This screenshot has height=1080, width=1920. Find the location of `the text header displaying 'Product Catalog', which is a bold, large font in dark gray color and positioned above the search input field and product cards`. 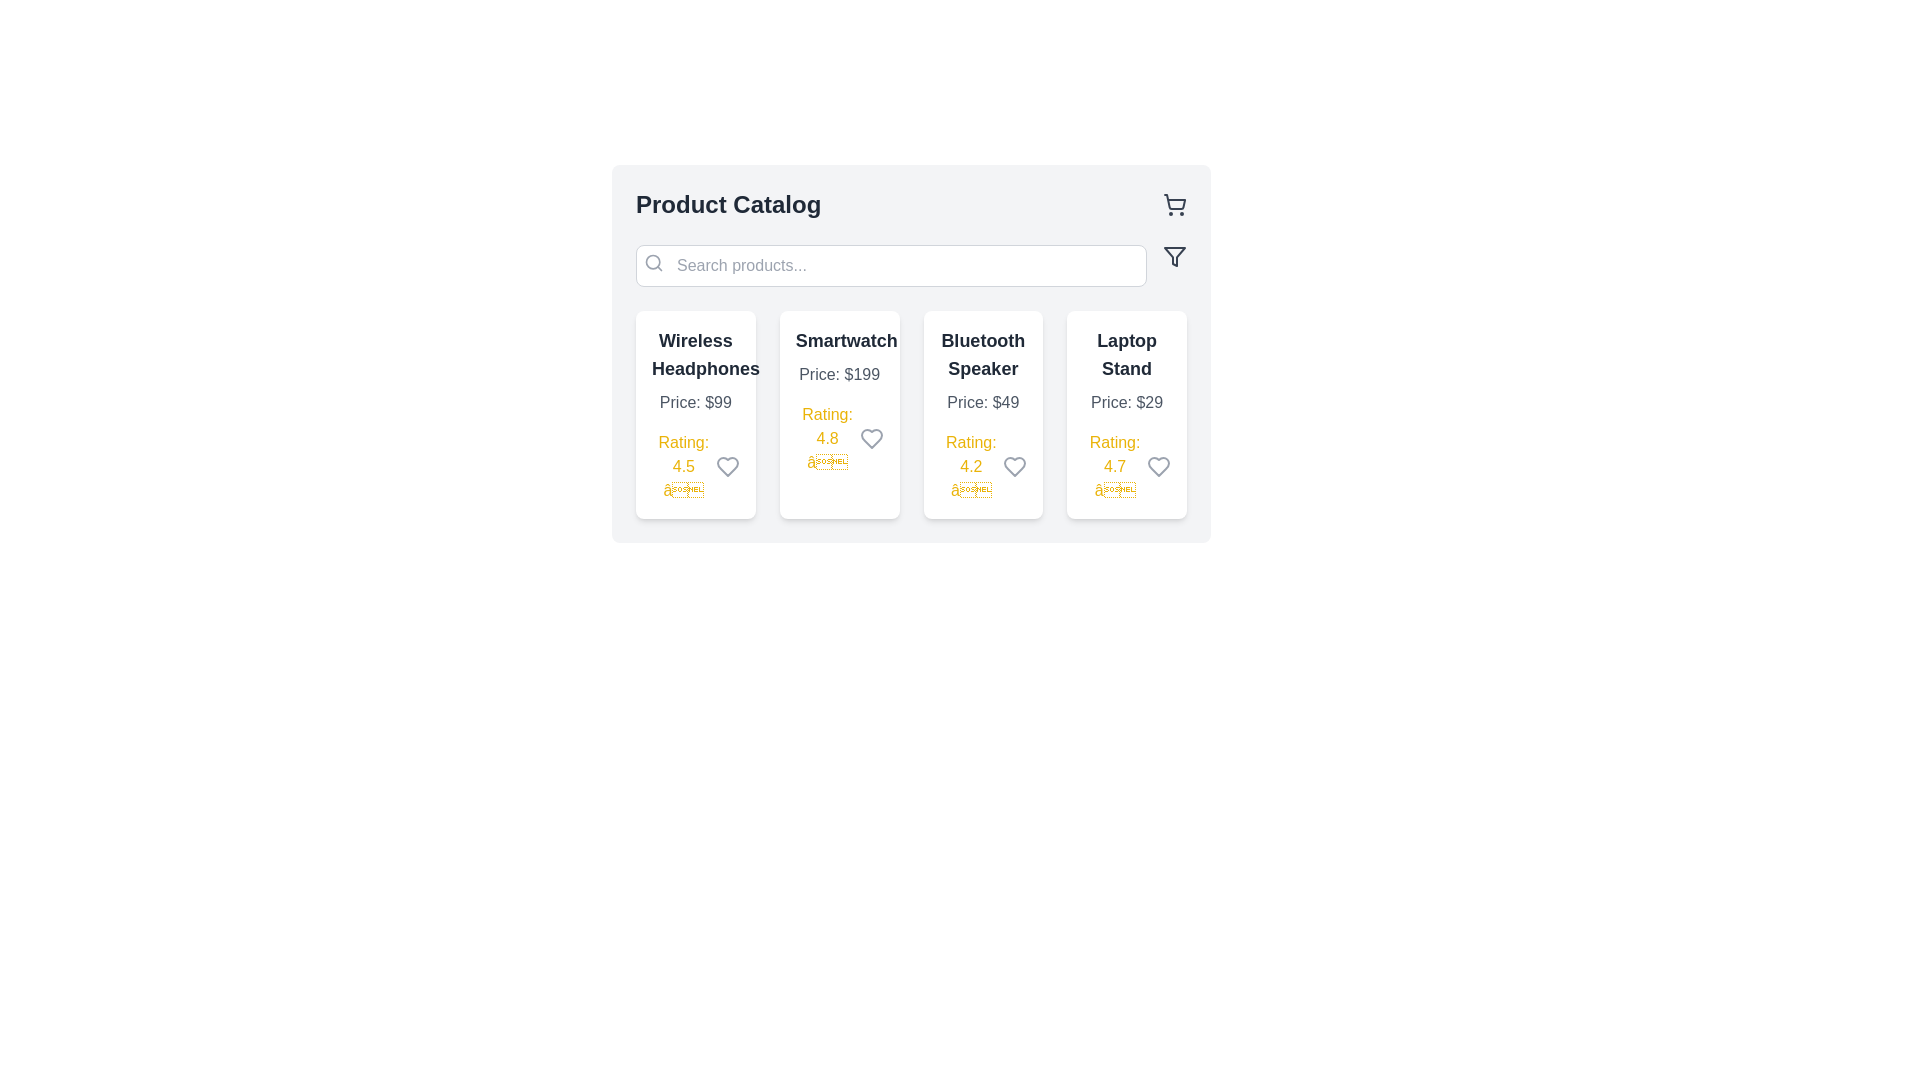

the text header displaying 'Product Catalog', which is a bold, large font in dark gray color and positioned above the search input field and product cards is located at coordinates (727, 204).